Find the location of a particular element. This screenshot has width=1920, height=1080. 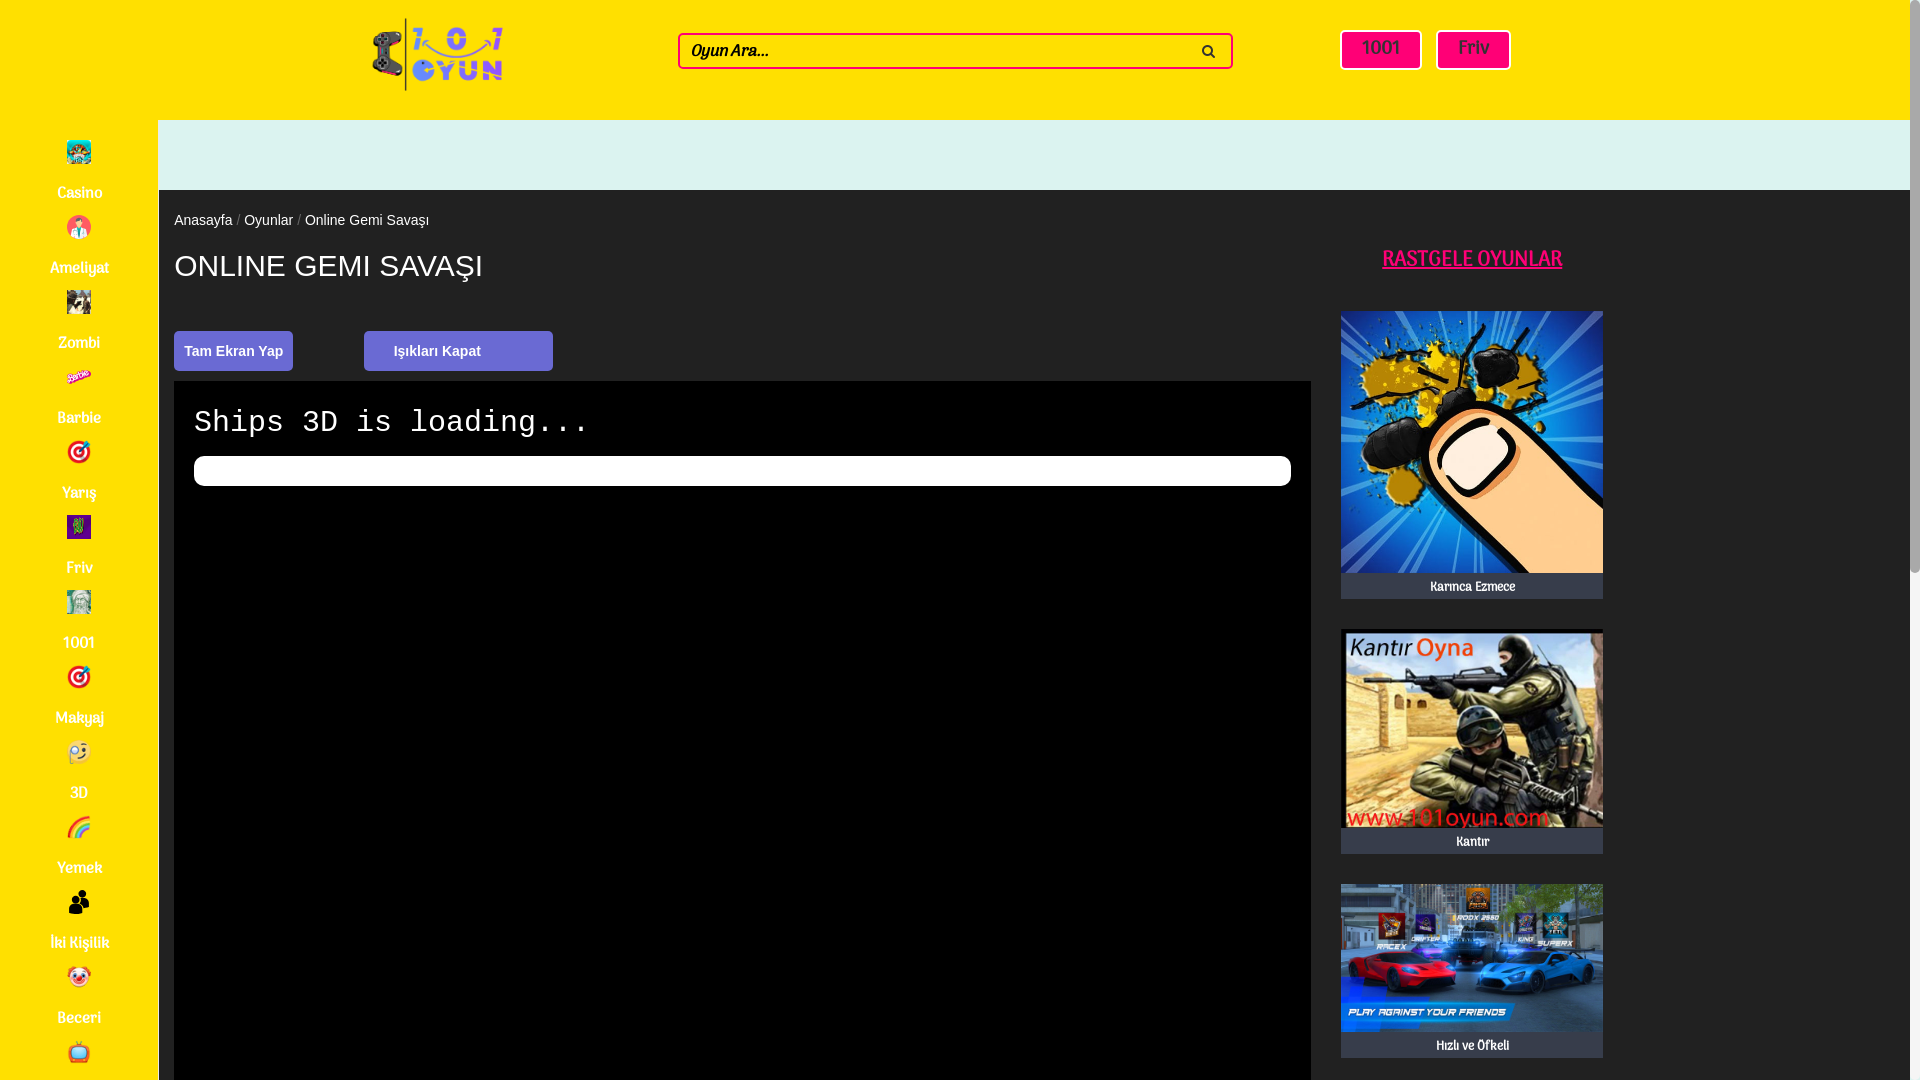

'Anasayfa' is located at coordinates (202, 219).